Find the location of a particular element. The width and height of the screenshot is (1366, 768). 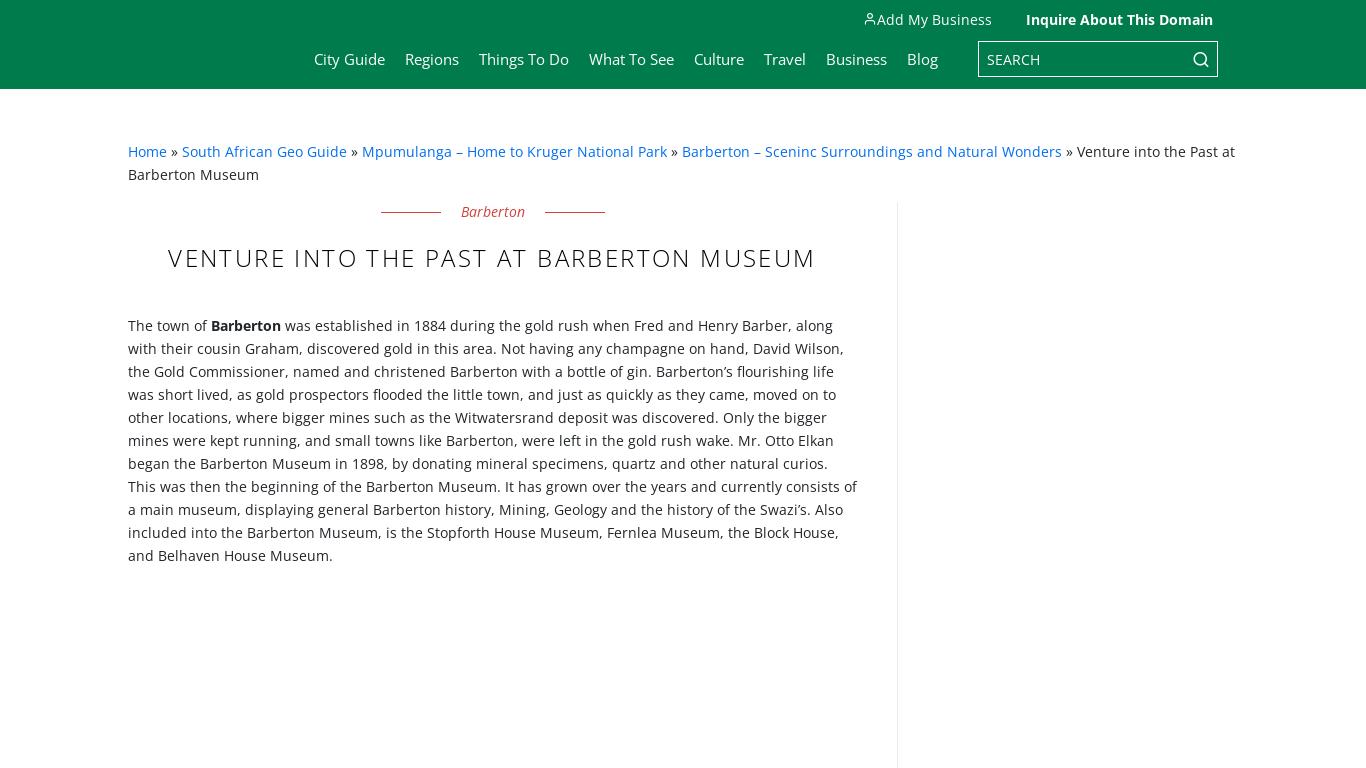

'Travel' is located at coordinates (785, 58).